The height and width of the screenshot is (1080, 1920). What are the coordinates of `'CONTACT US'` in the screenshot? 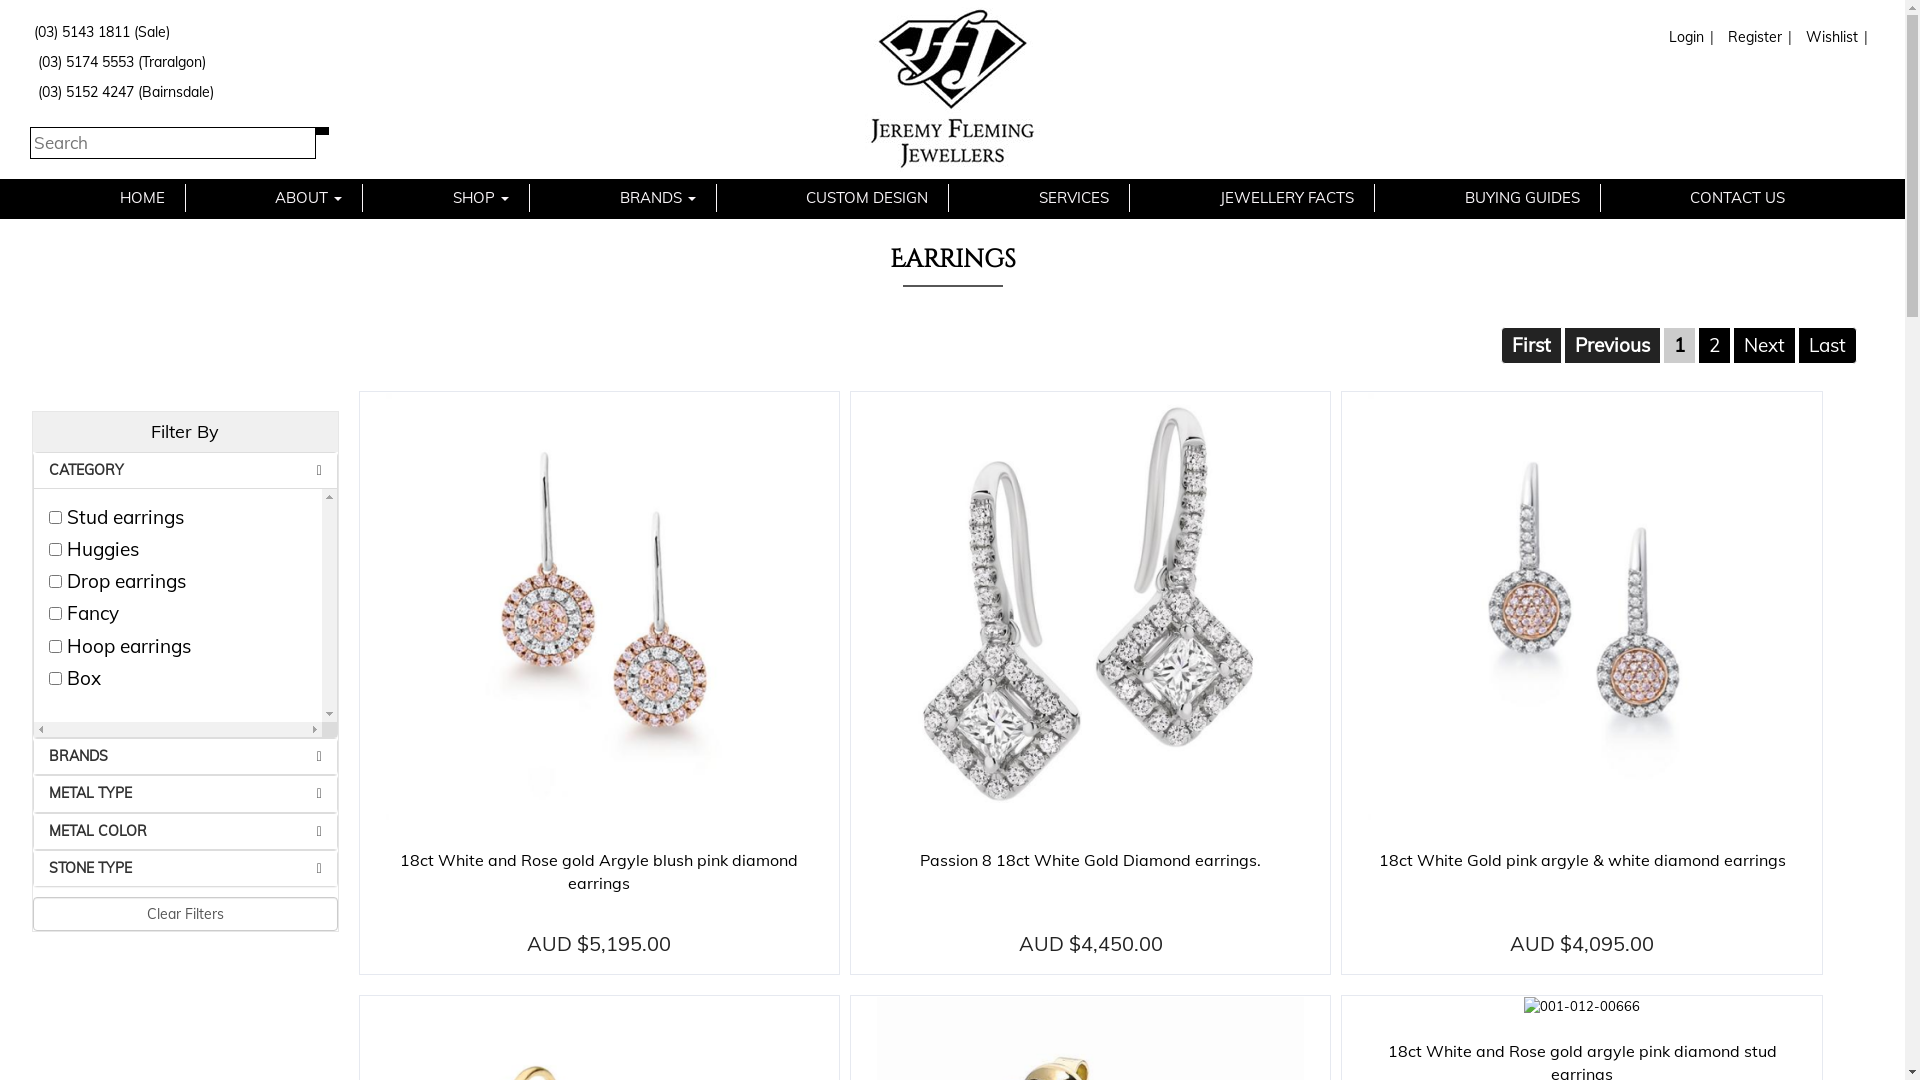 It's located at (1736, 197).